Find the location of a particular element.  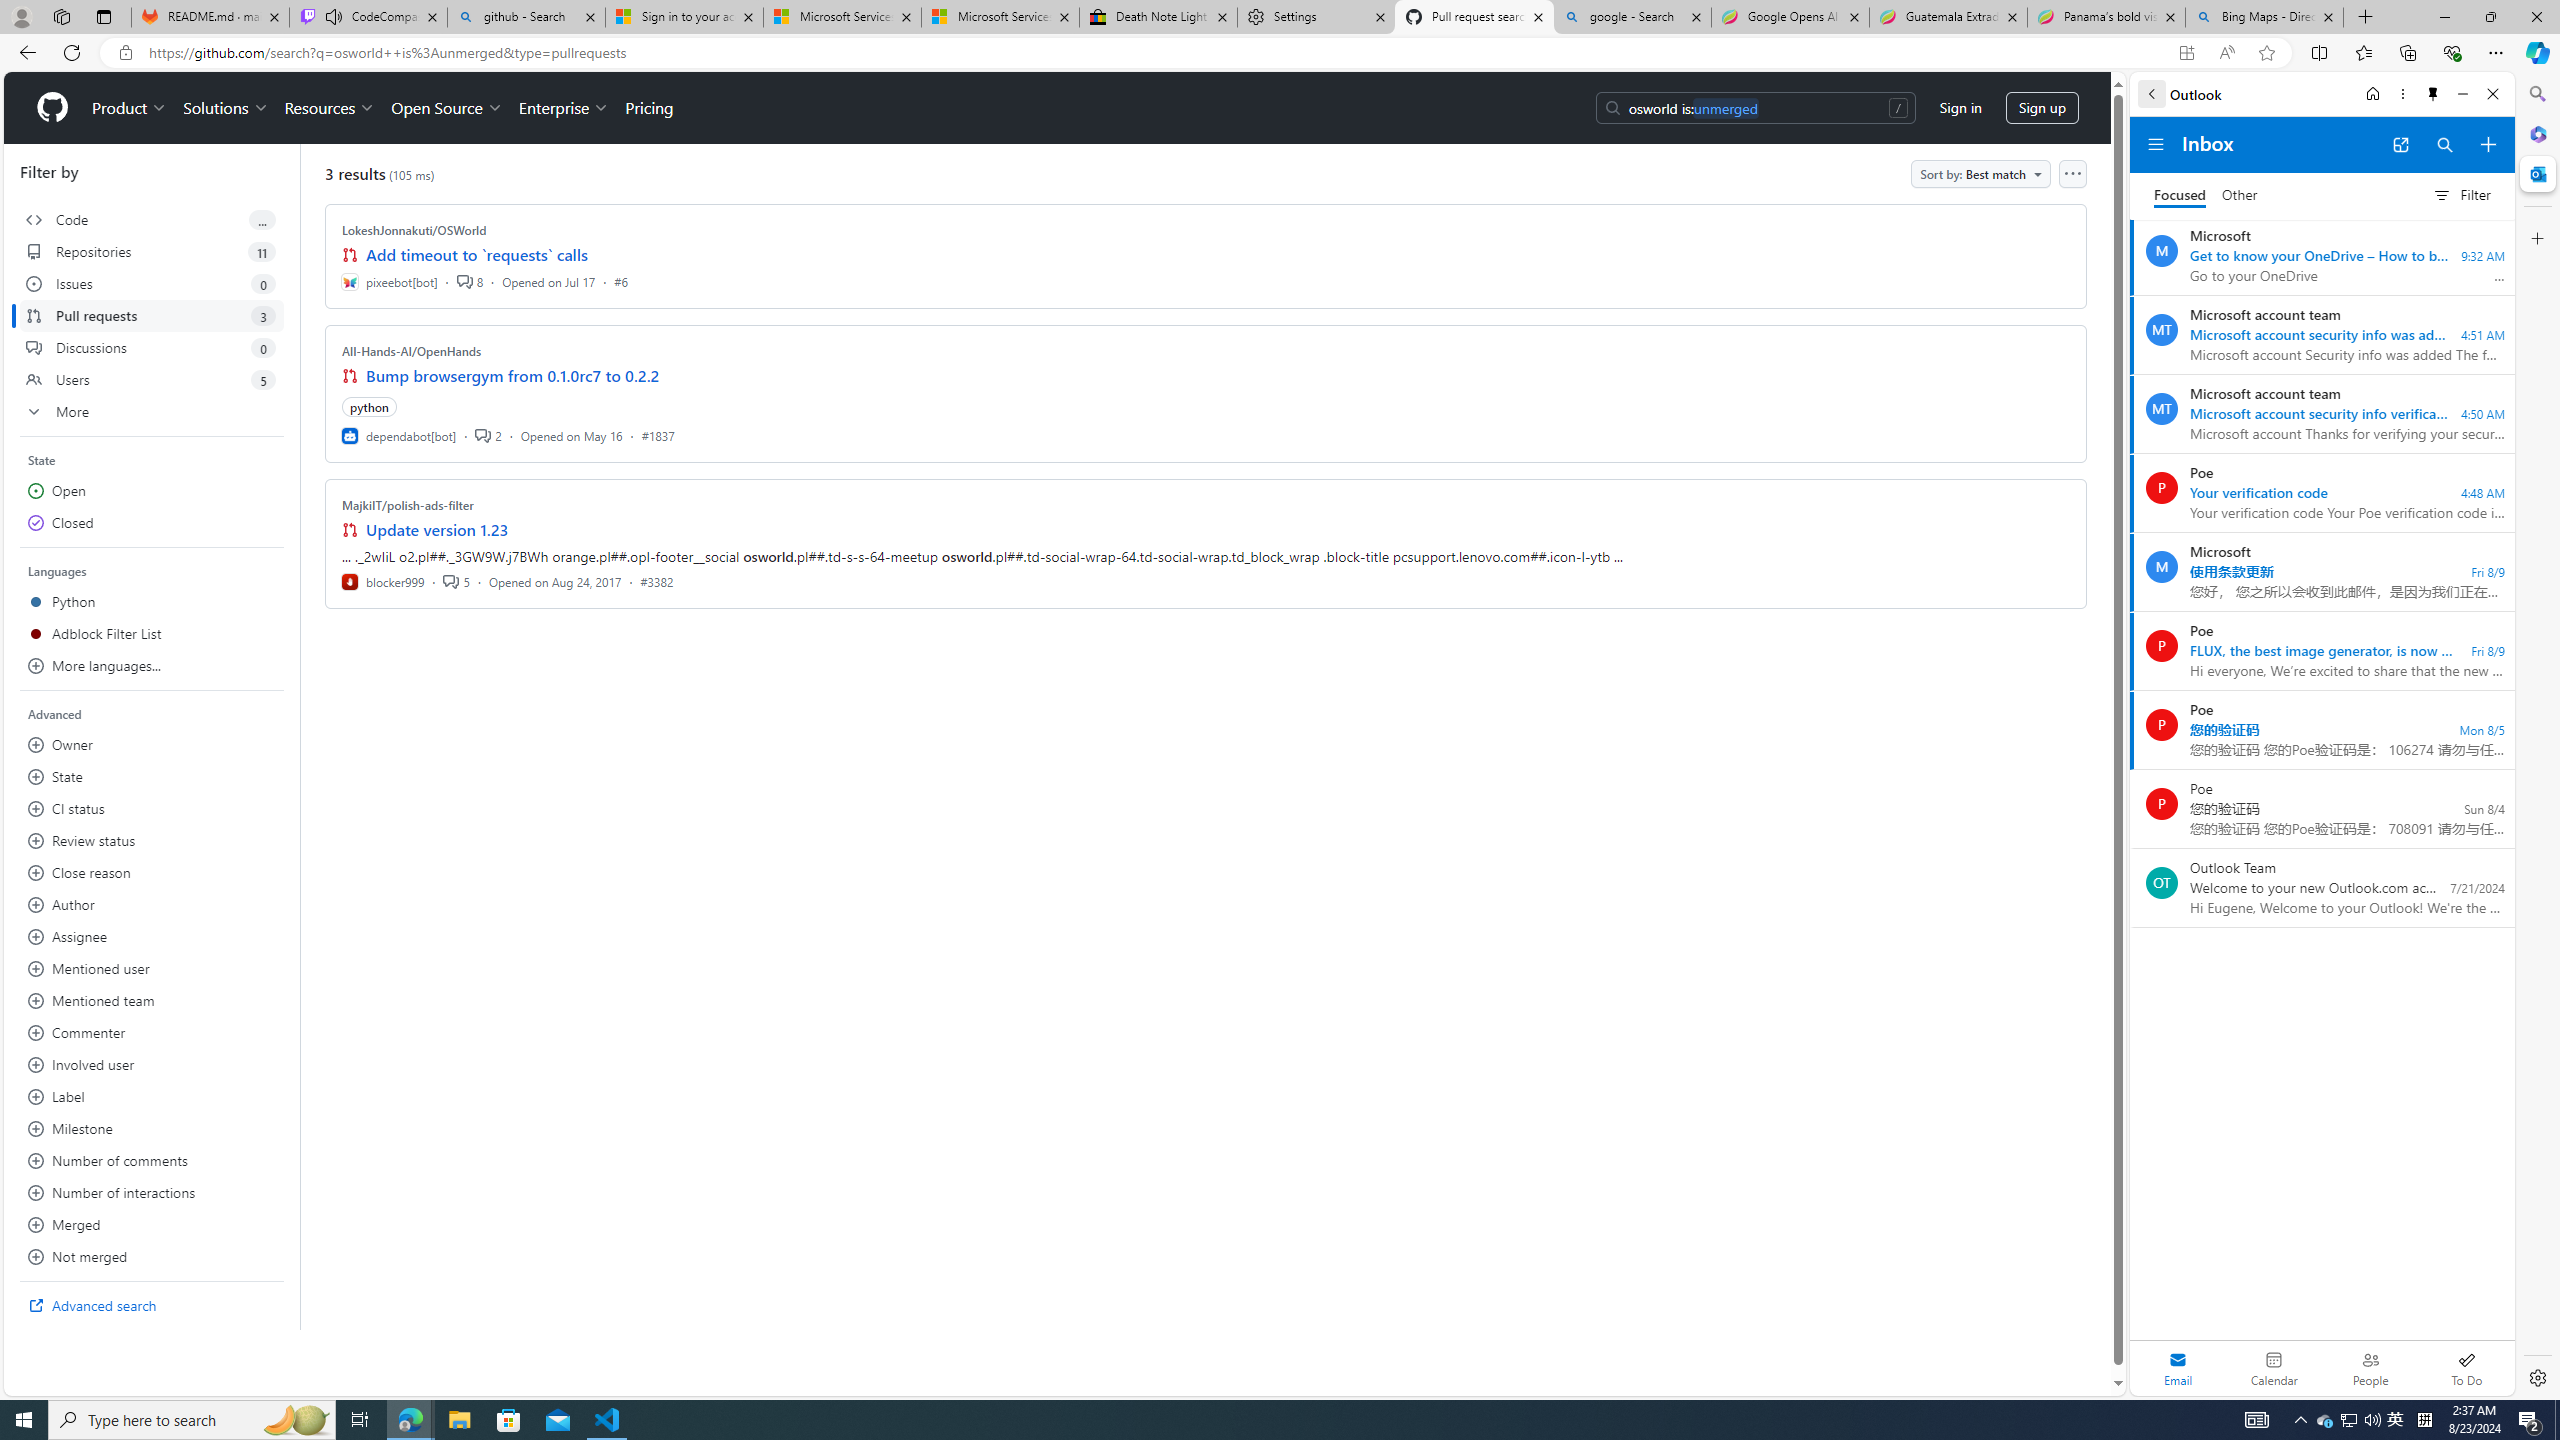

'Product' is located at coordinates (130, 107).